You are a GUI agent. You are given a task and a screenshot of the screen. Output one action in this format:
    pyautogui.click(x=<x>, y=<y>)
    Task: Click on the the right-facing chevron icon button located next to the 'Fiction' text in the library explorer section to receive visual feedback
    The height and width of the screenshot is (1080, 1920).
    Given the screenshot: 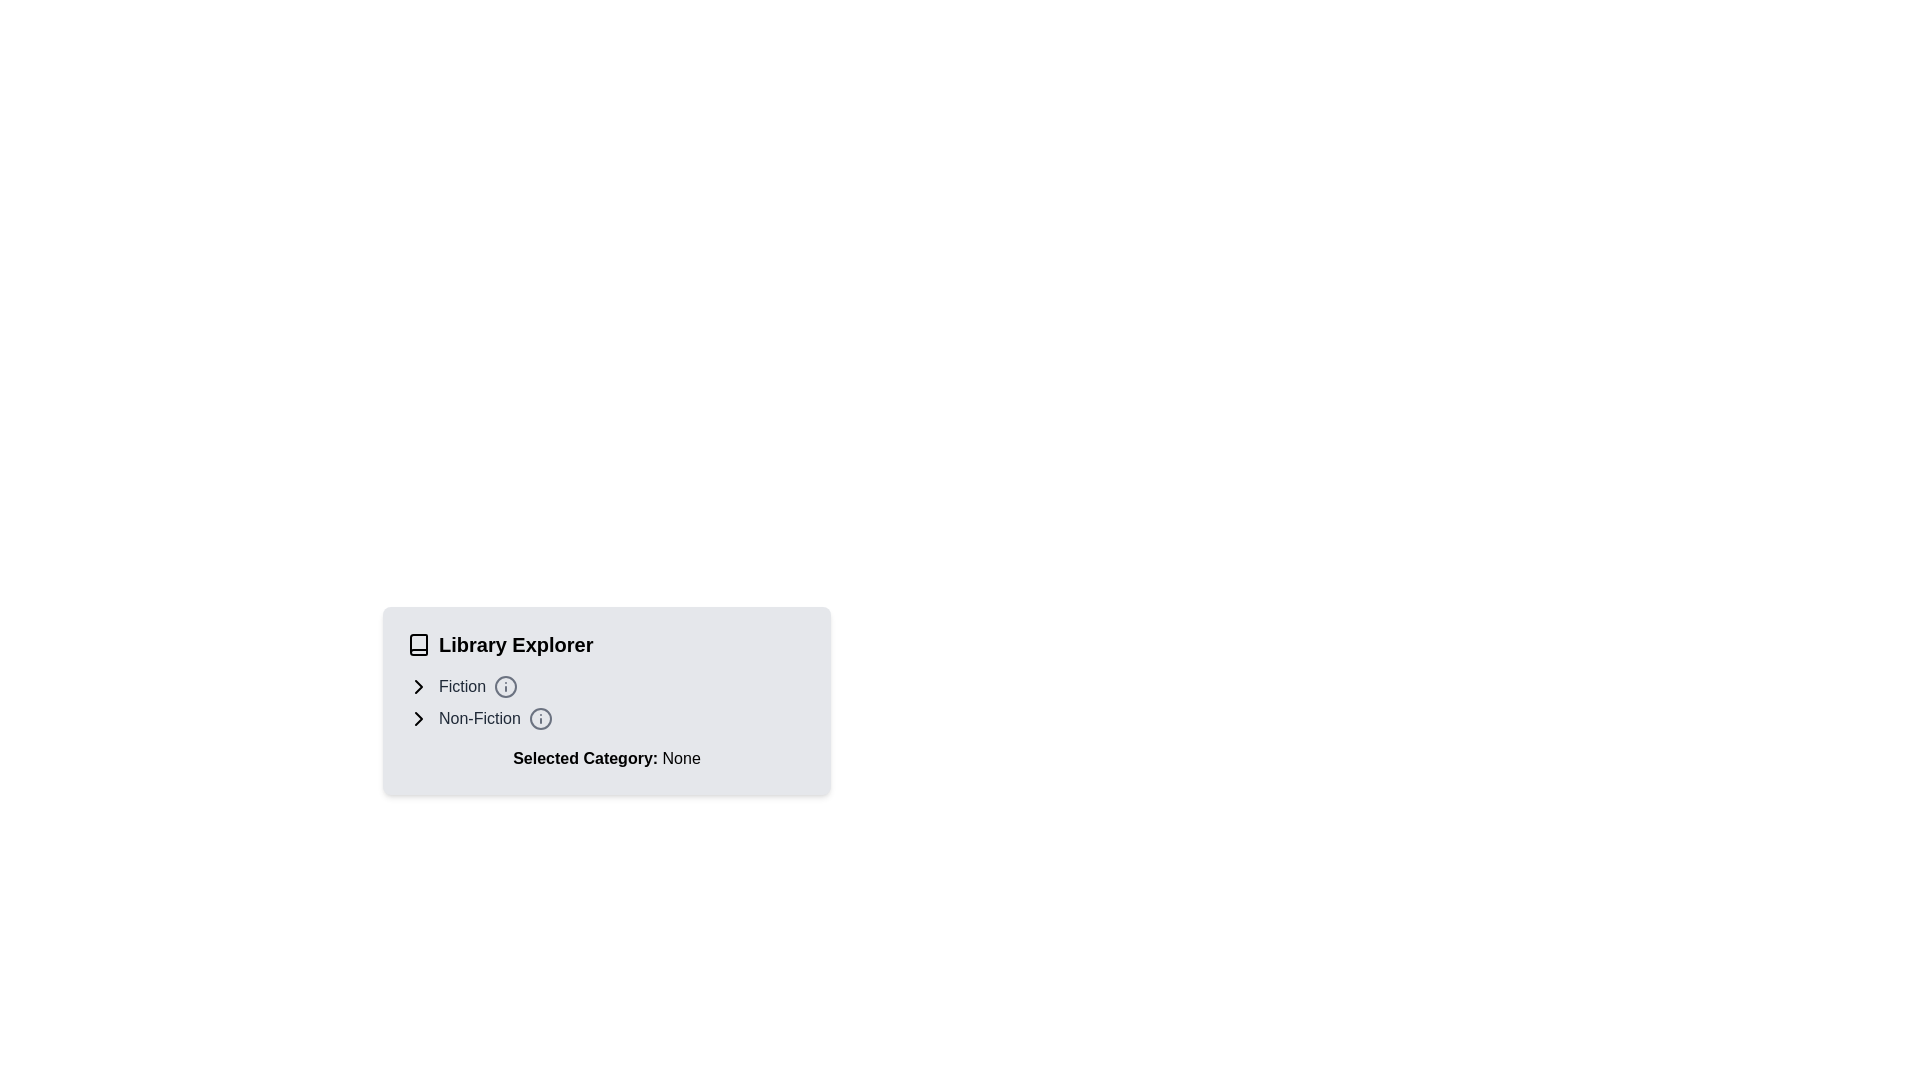 What is the action you would take?
    pyautogui.click(x=417, y=685)
    